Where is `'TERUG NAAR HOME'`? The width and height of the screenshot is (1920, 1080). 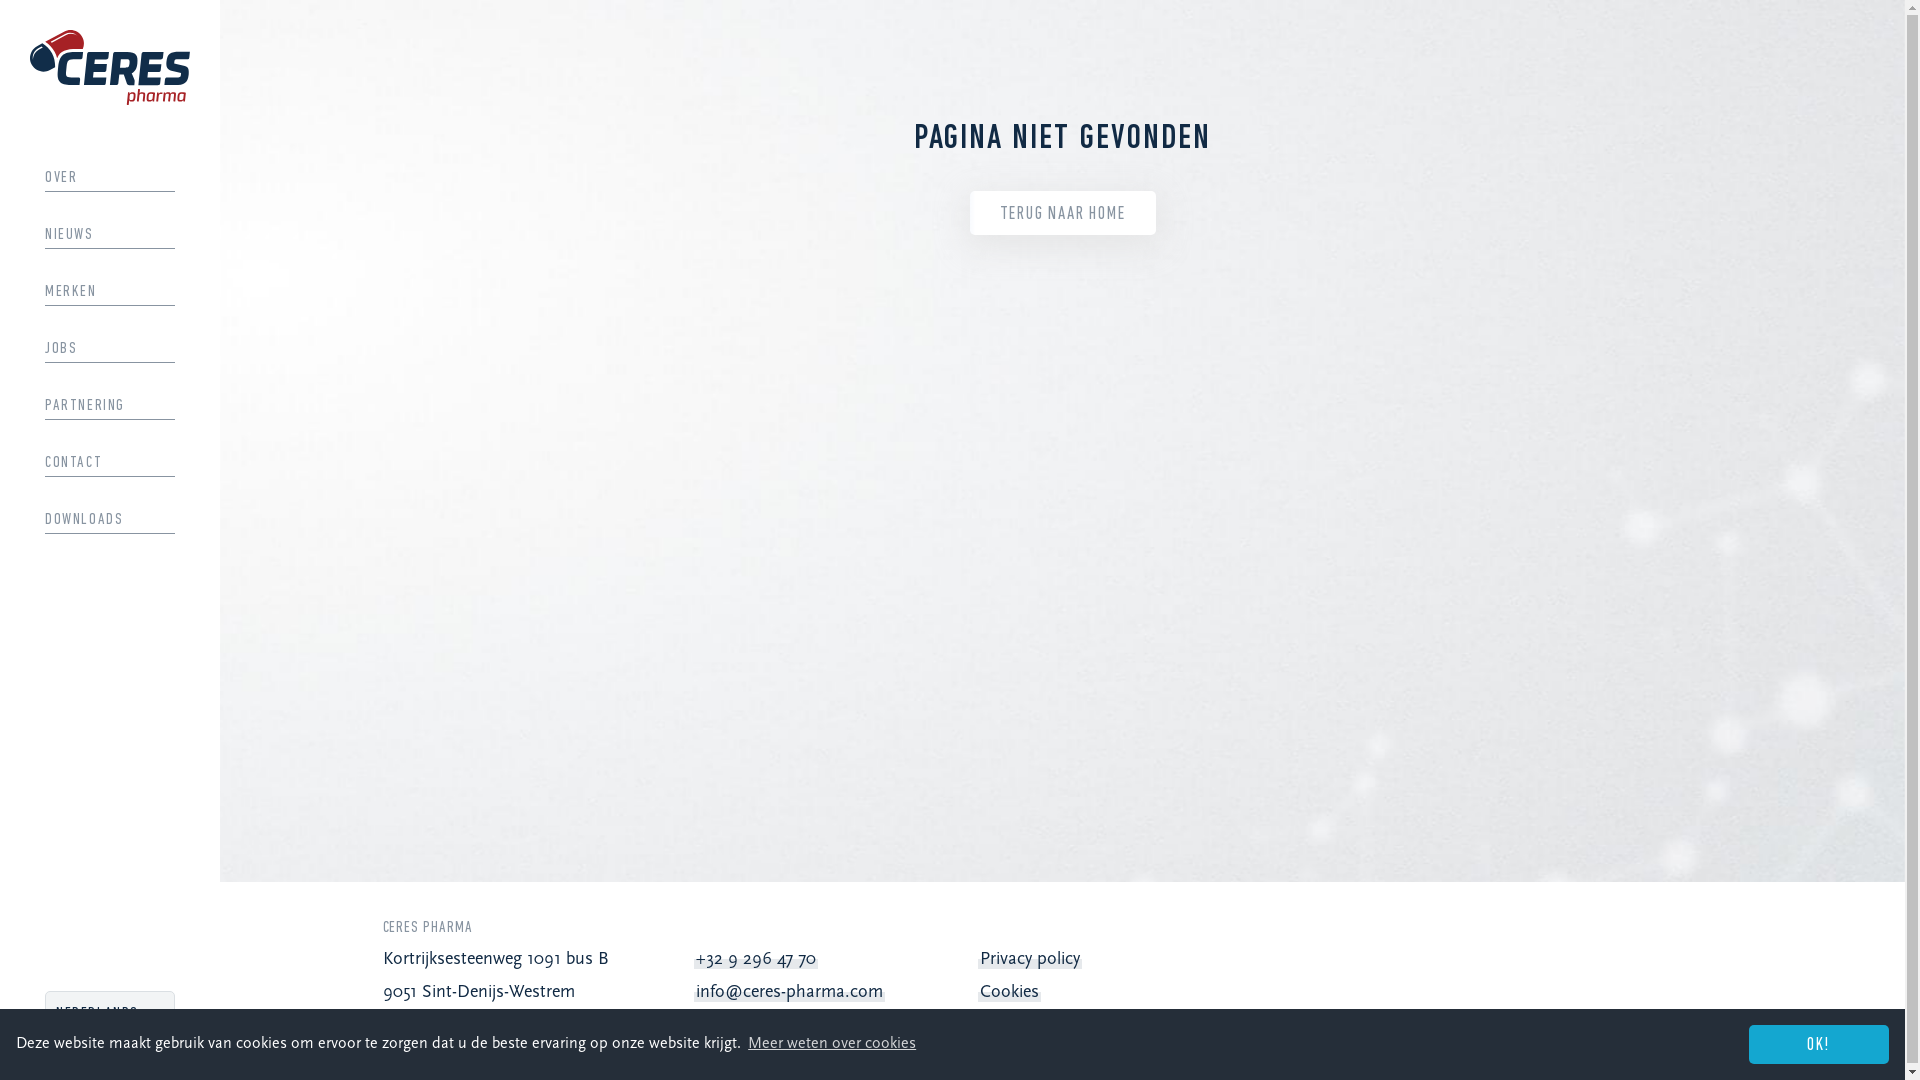
'TERUG NAAR HOME' is located at coordinates (1061, 213).